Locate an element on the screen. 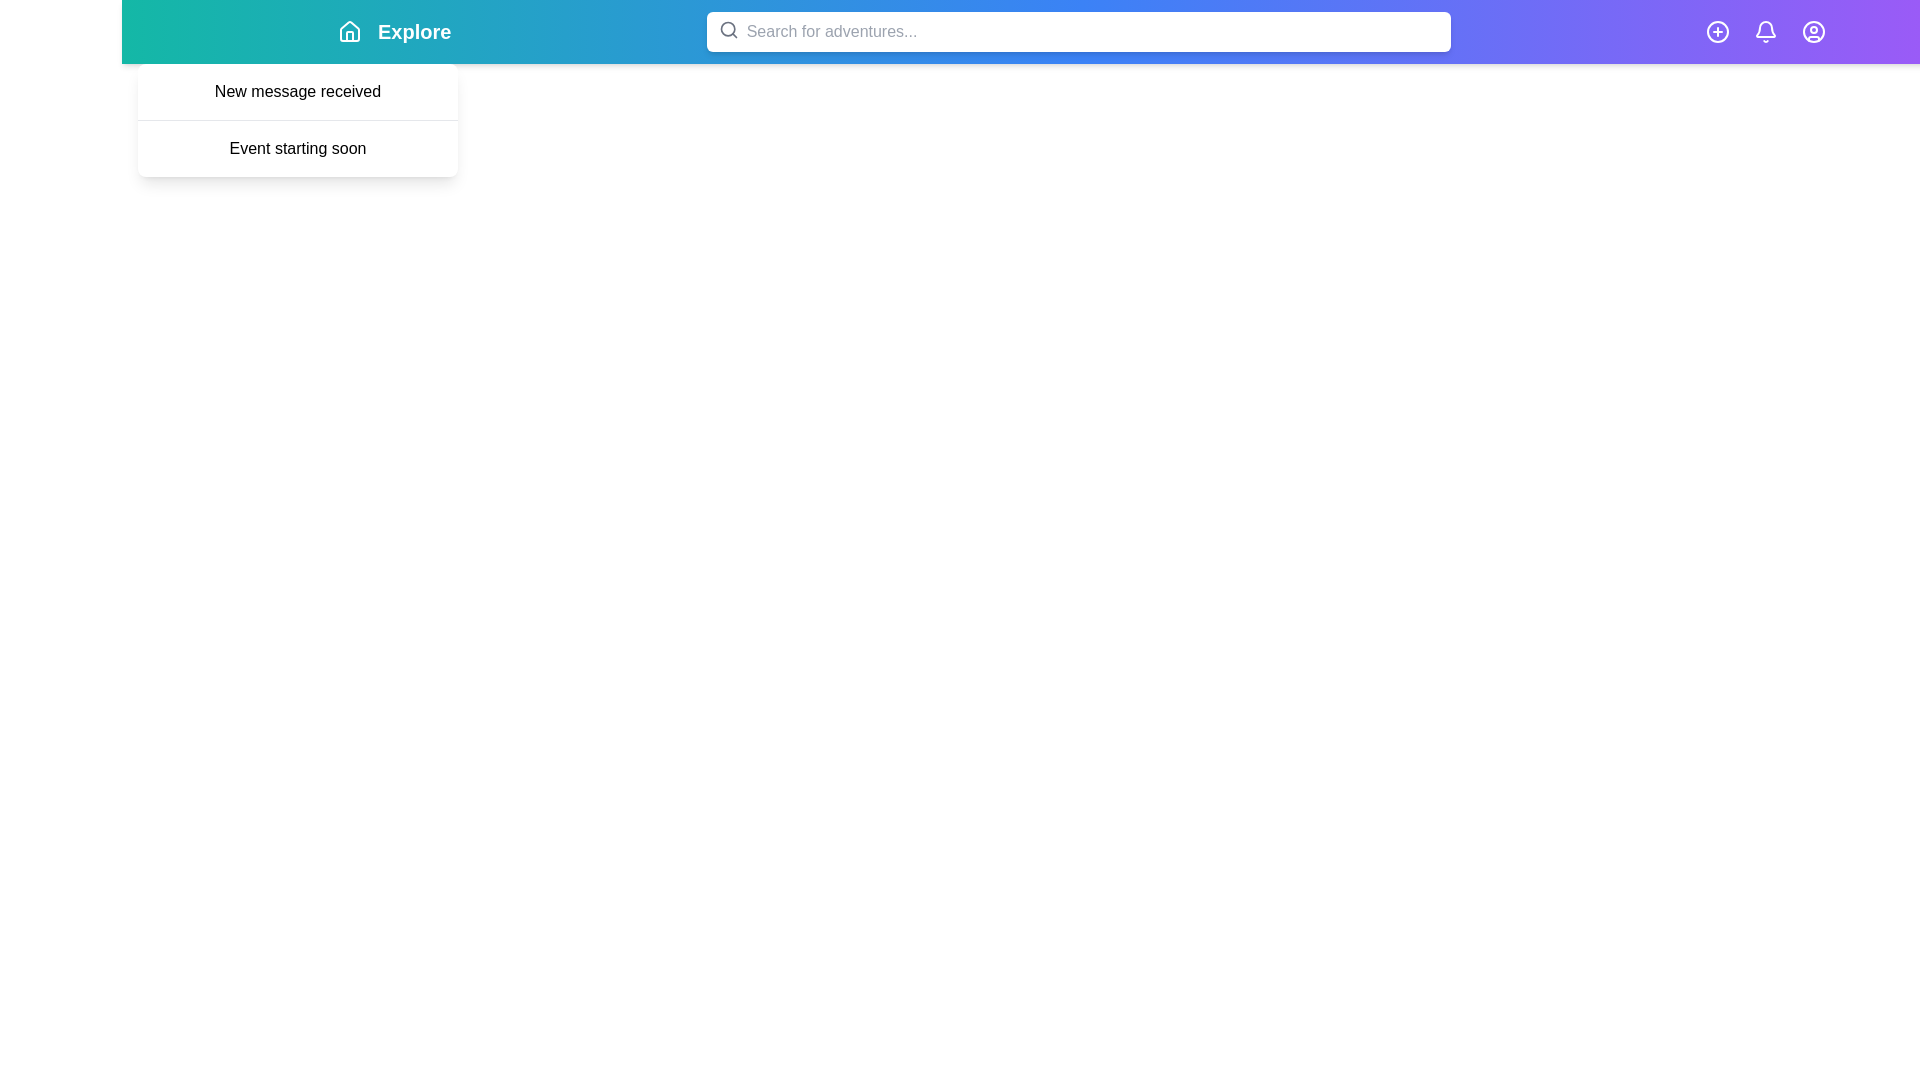  the plus icon to perform an add action is located at coordinates (1717, 31).